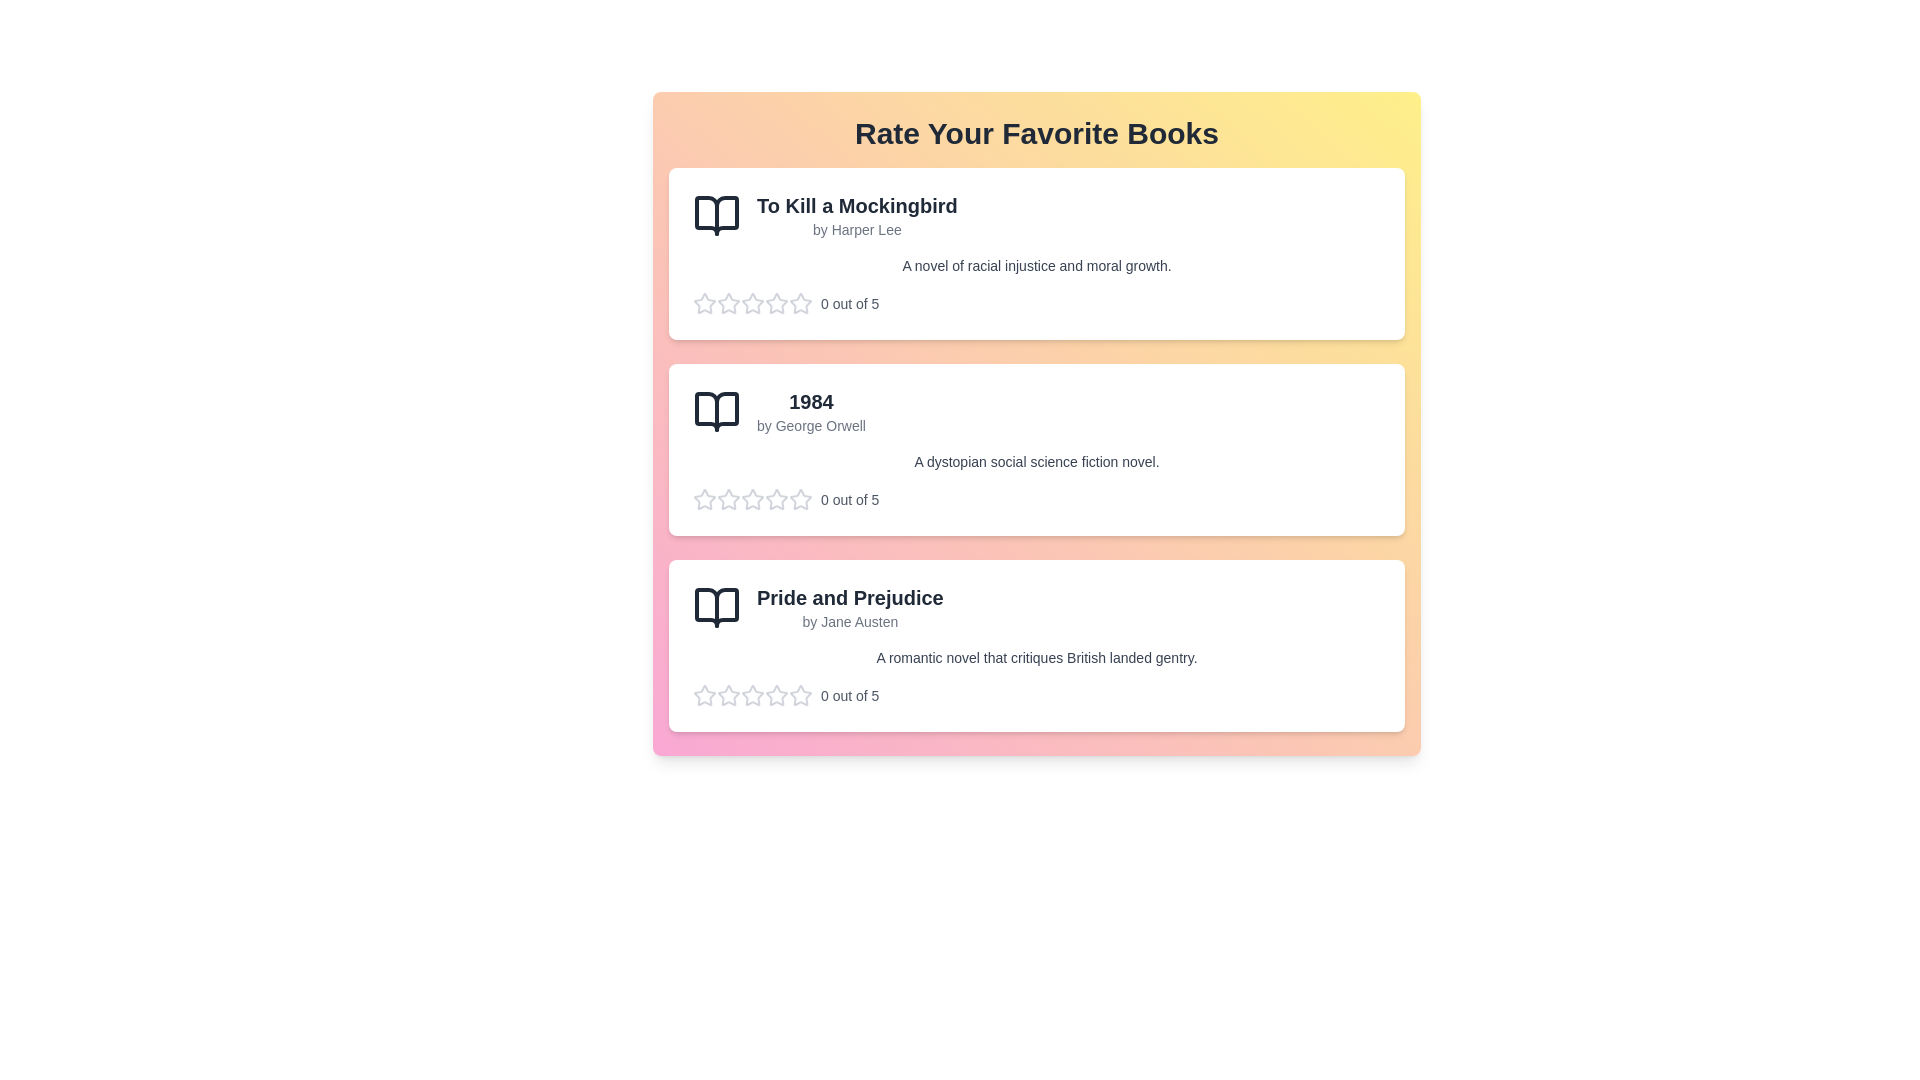  What do you see at coordinates (850, 694) in the screenshot?
I see `the text label reading '0 out of 5', which is positioned to the right of the rating stars for 'Pride and Prejudice' in the 'Rate Your Favorite Books' section` at bounding box center [850, 694].